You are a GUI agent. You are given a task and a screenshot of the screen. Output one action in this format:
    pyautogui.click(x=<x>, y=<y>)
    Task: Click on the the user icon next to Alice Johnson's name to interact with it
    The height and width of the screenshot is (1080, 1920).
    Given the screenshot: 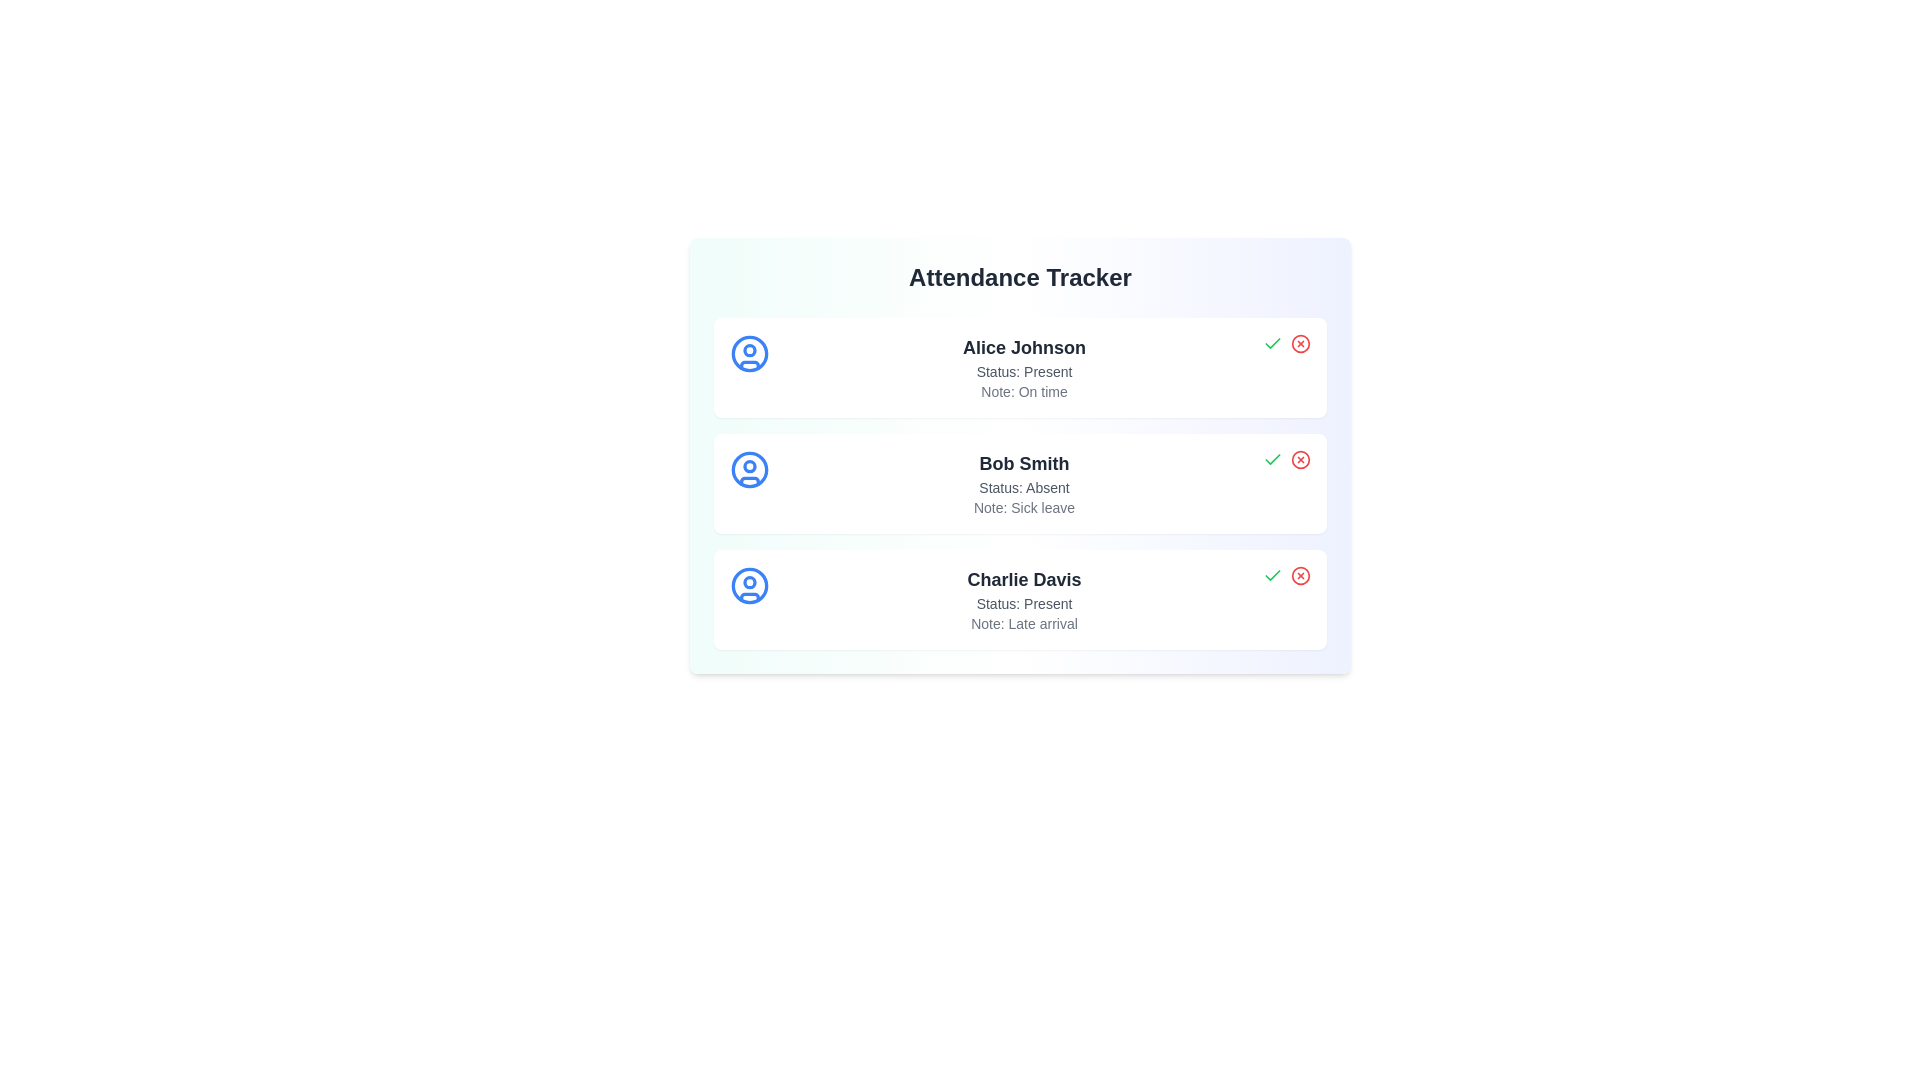 What is the action you would take?
    pyautogui.click(x=748, y=353)
    